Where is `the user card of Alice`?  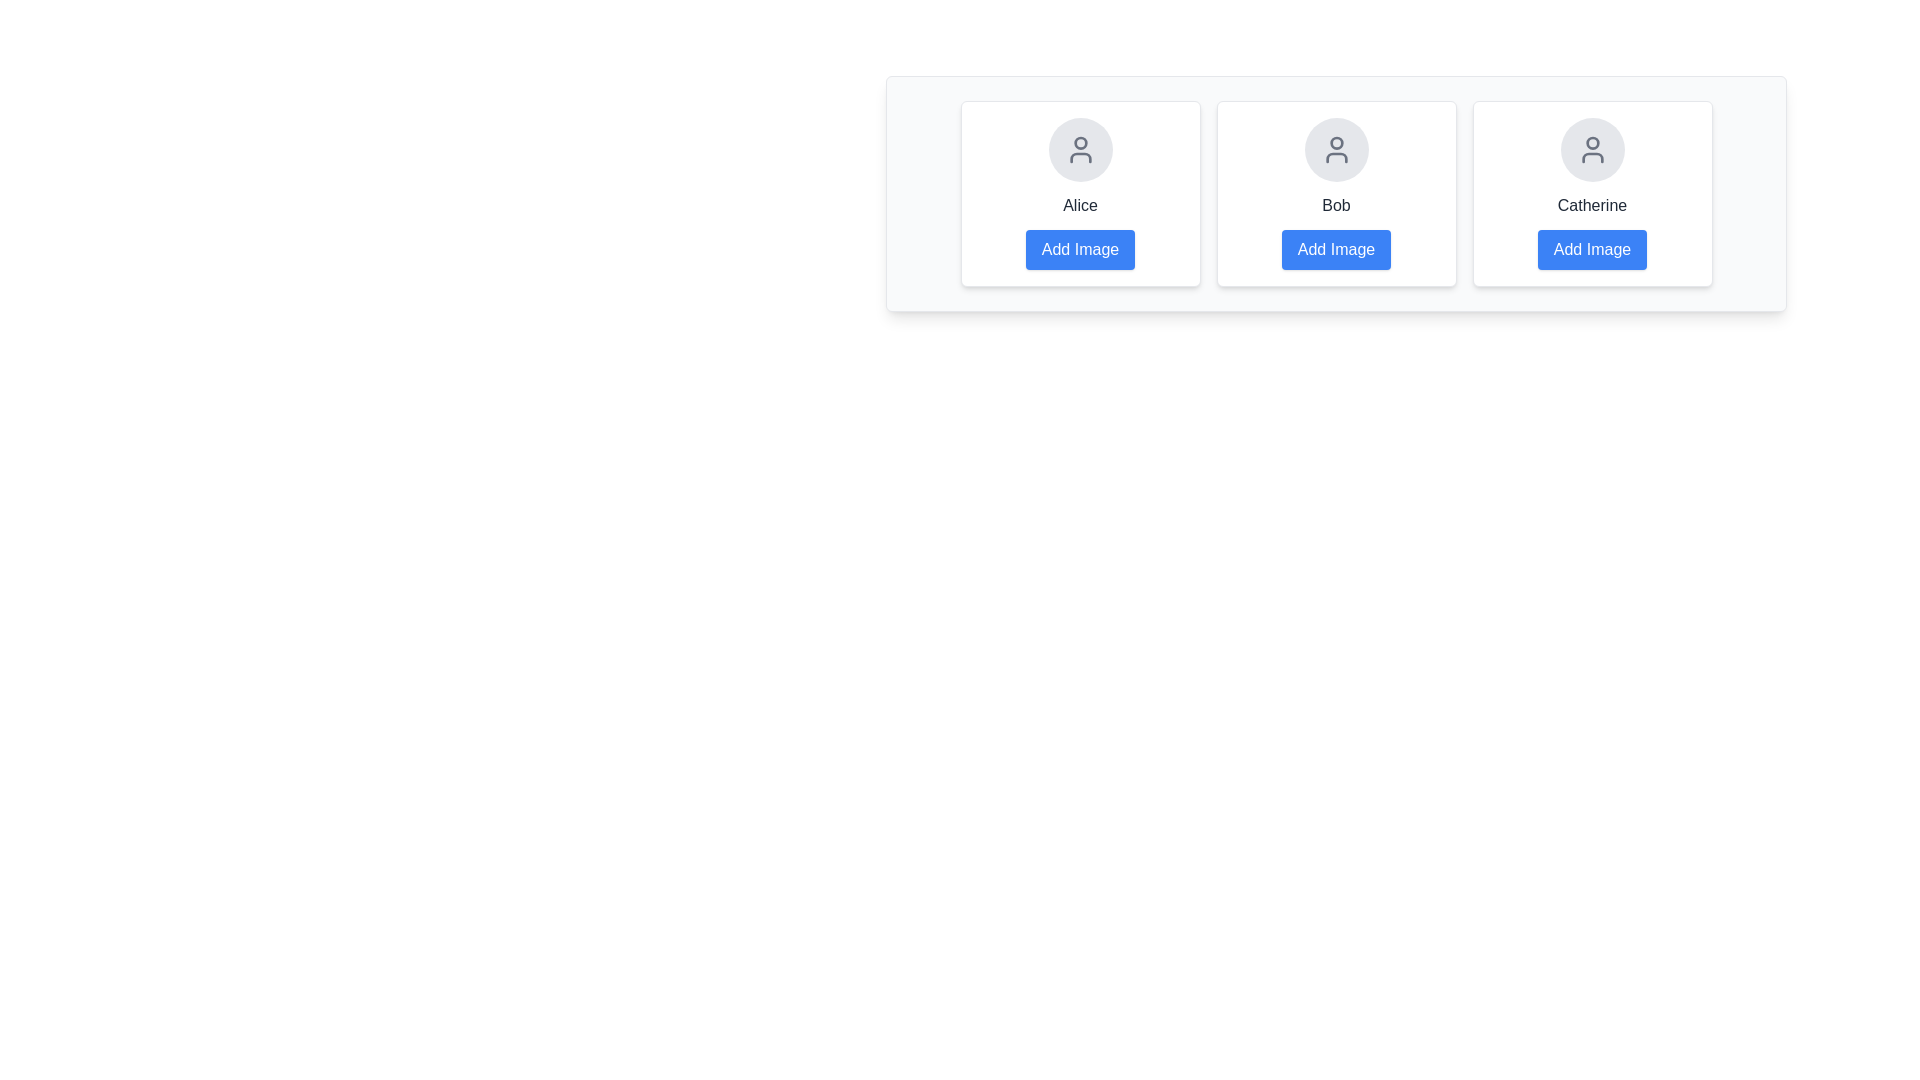
the user card of Alice is located at coordinates (1079, 193).